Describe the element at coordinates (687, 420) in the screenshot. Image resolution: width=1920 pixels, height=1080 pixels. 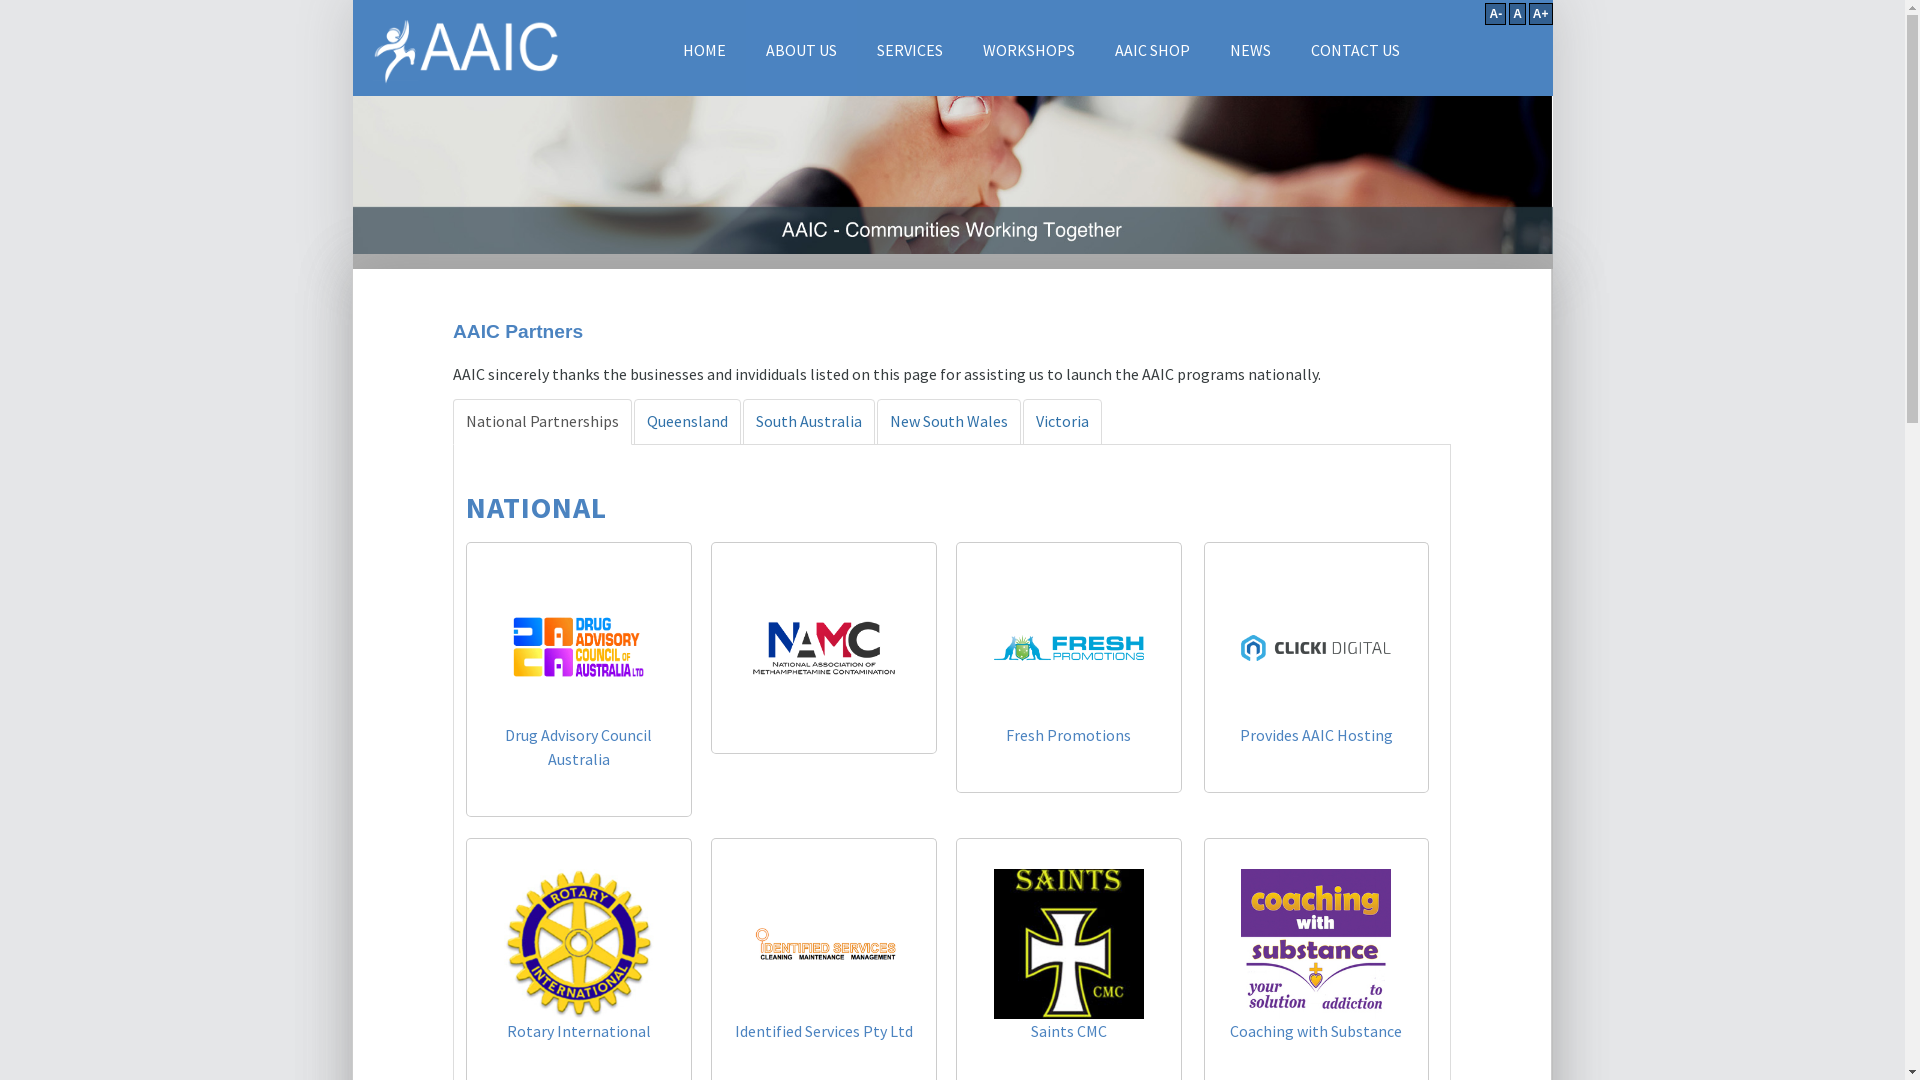
I see `'Queensland'` at that location.